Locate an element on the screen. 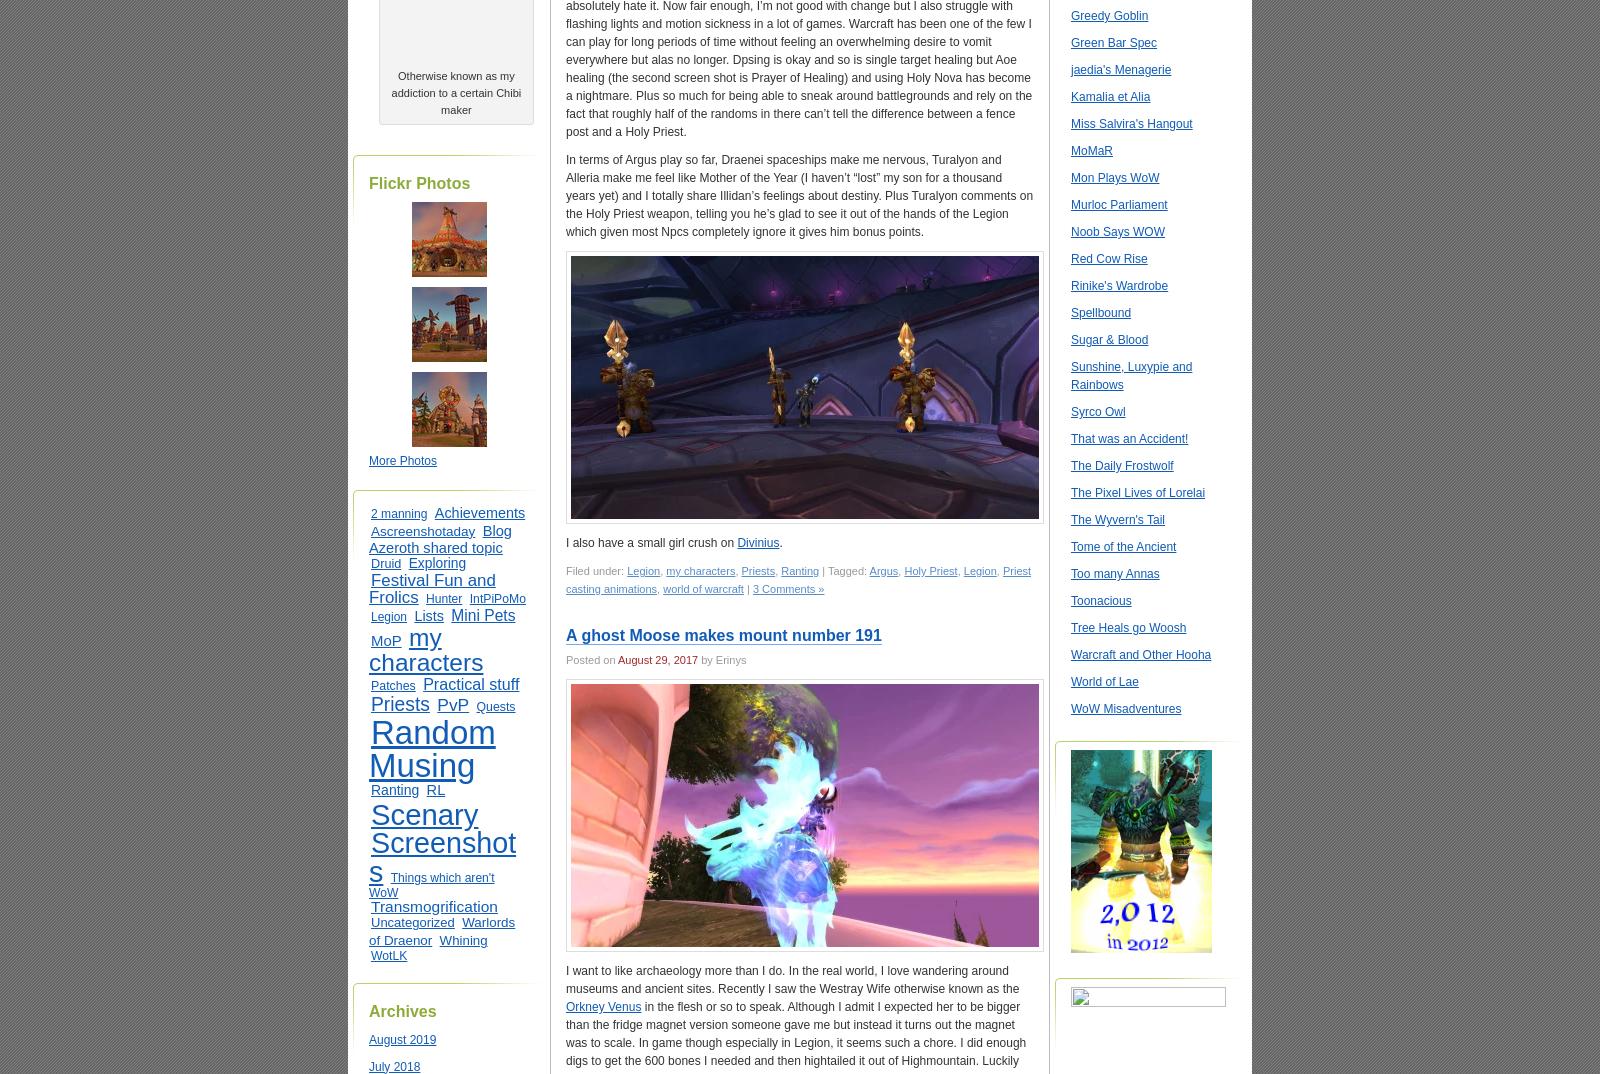 The height and width of the screenshot is (1074, 1600). 'Syrco Owl' is located at coordinates (1098, 411).